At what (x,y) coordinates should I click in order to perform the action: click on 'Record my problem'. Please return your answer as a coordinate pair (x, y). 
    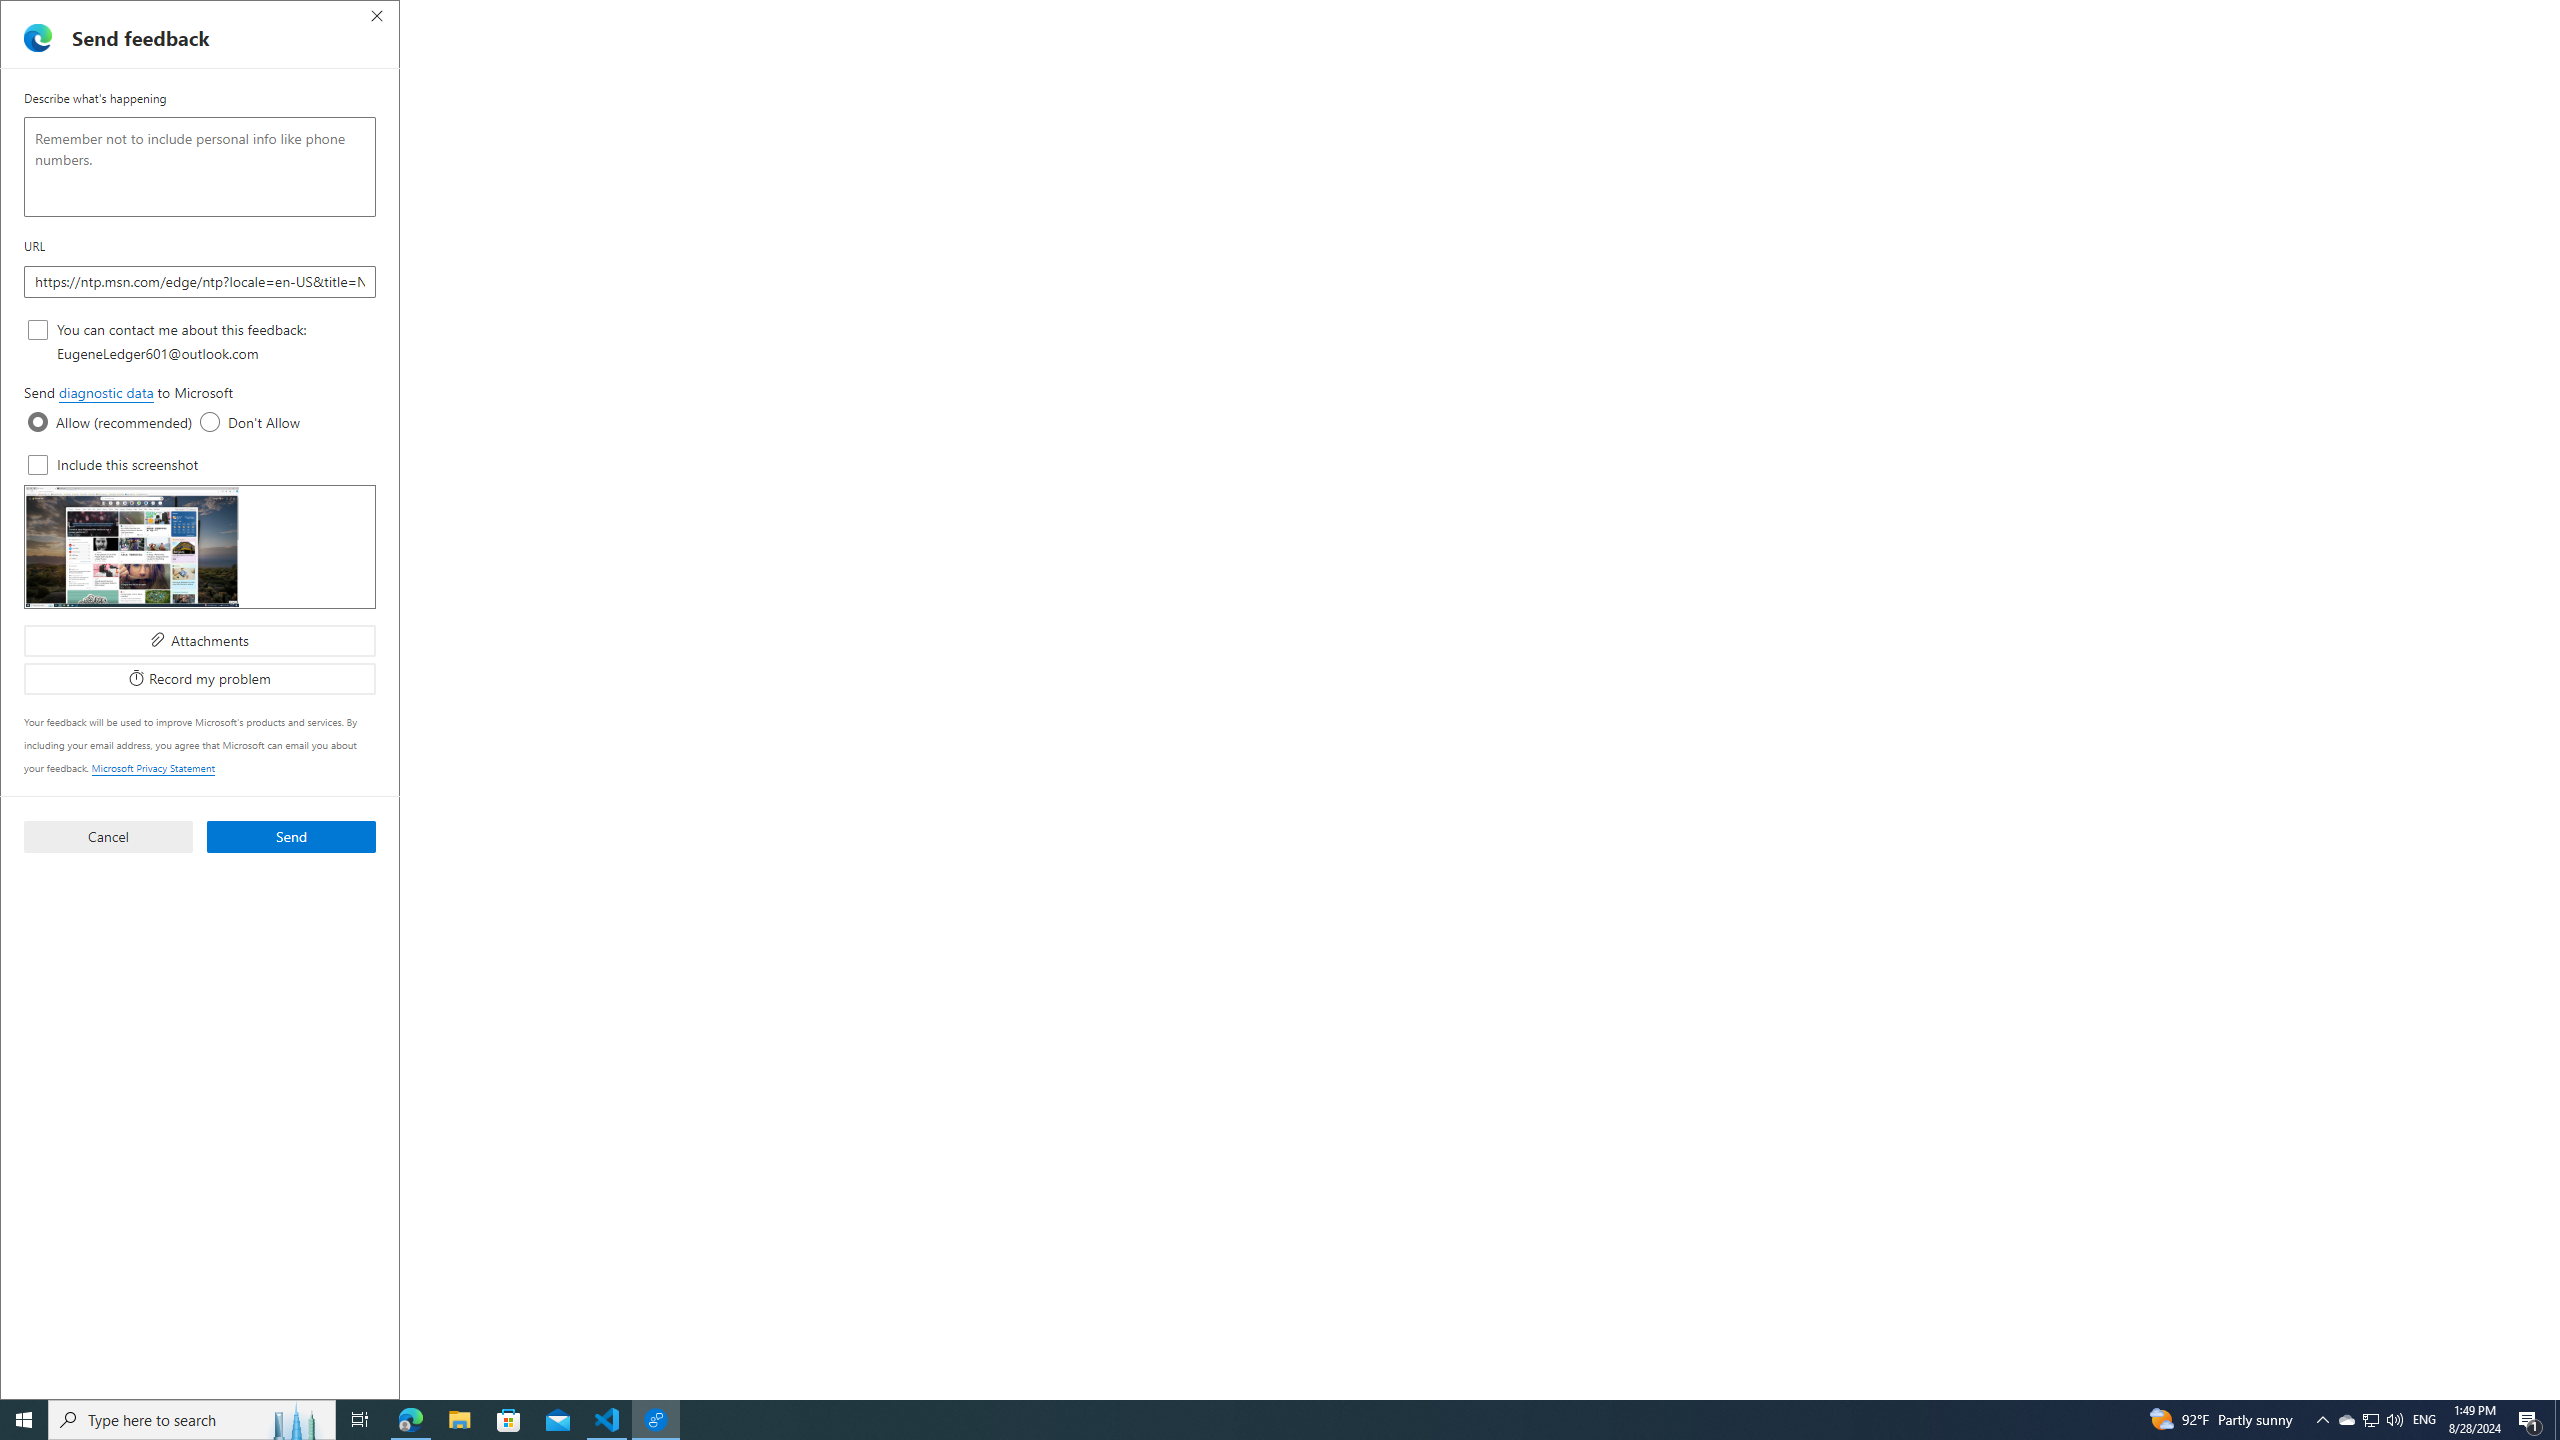
    Looking at the image, I should click on (199, 677).